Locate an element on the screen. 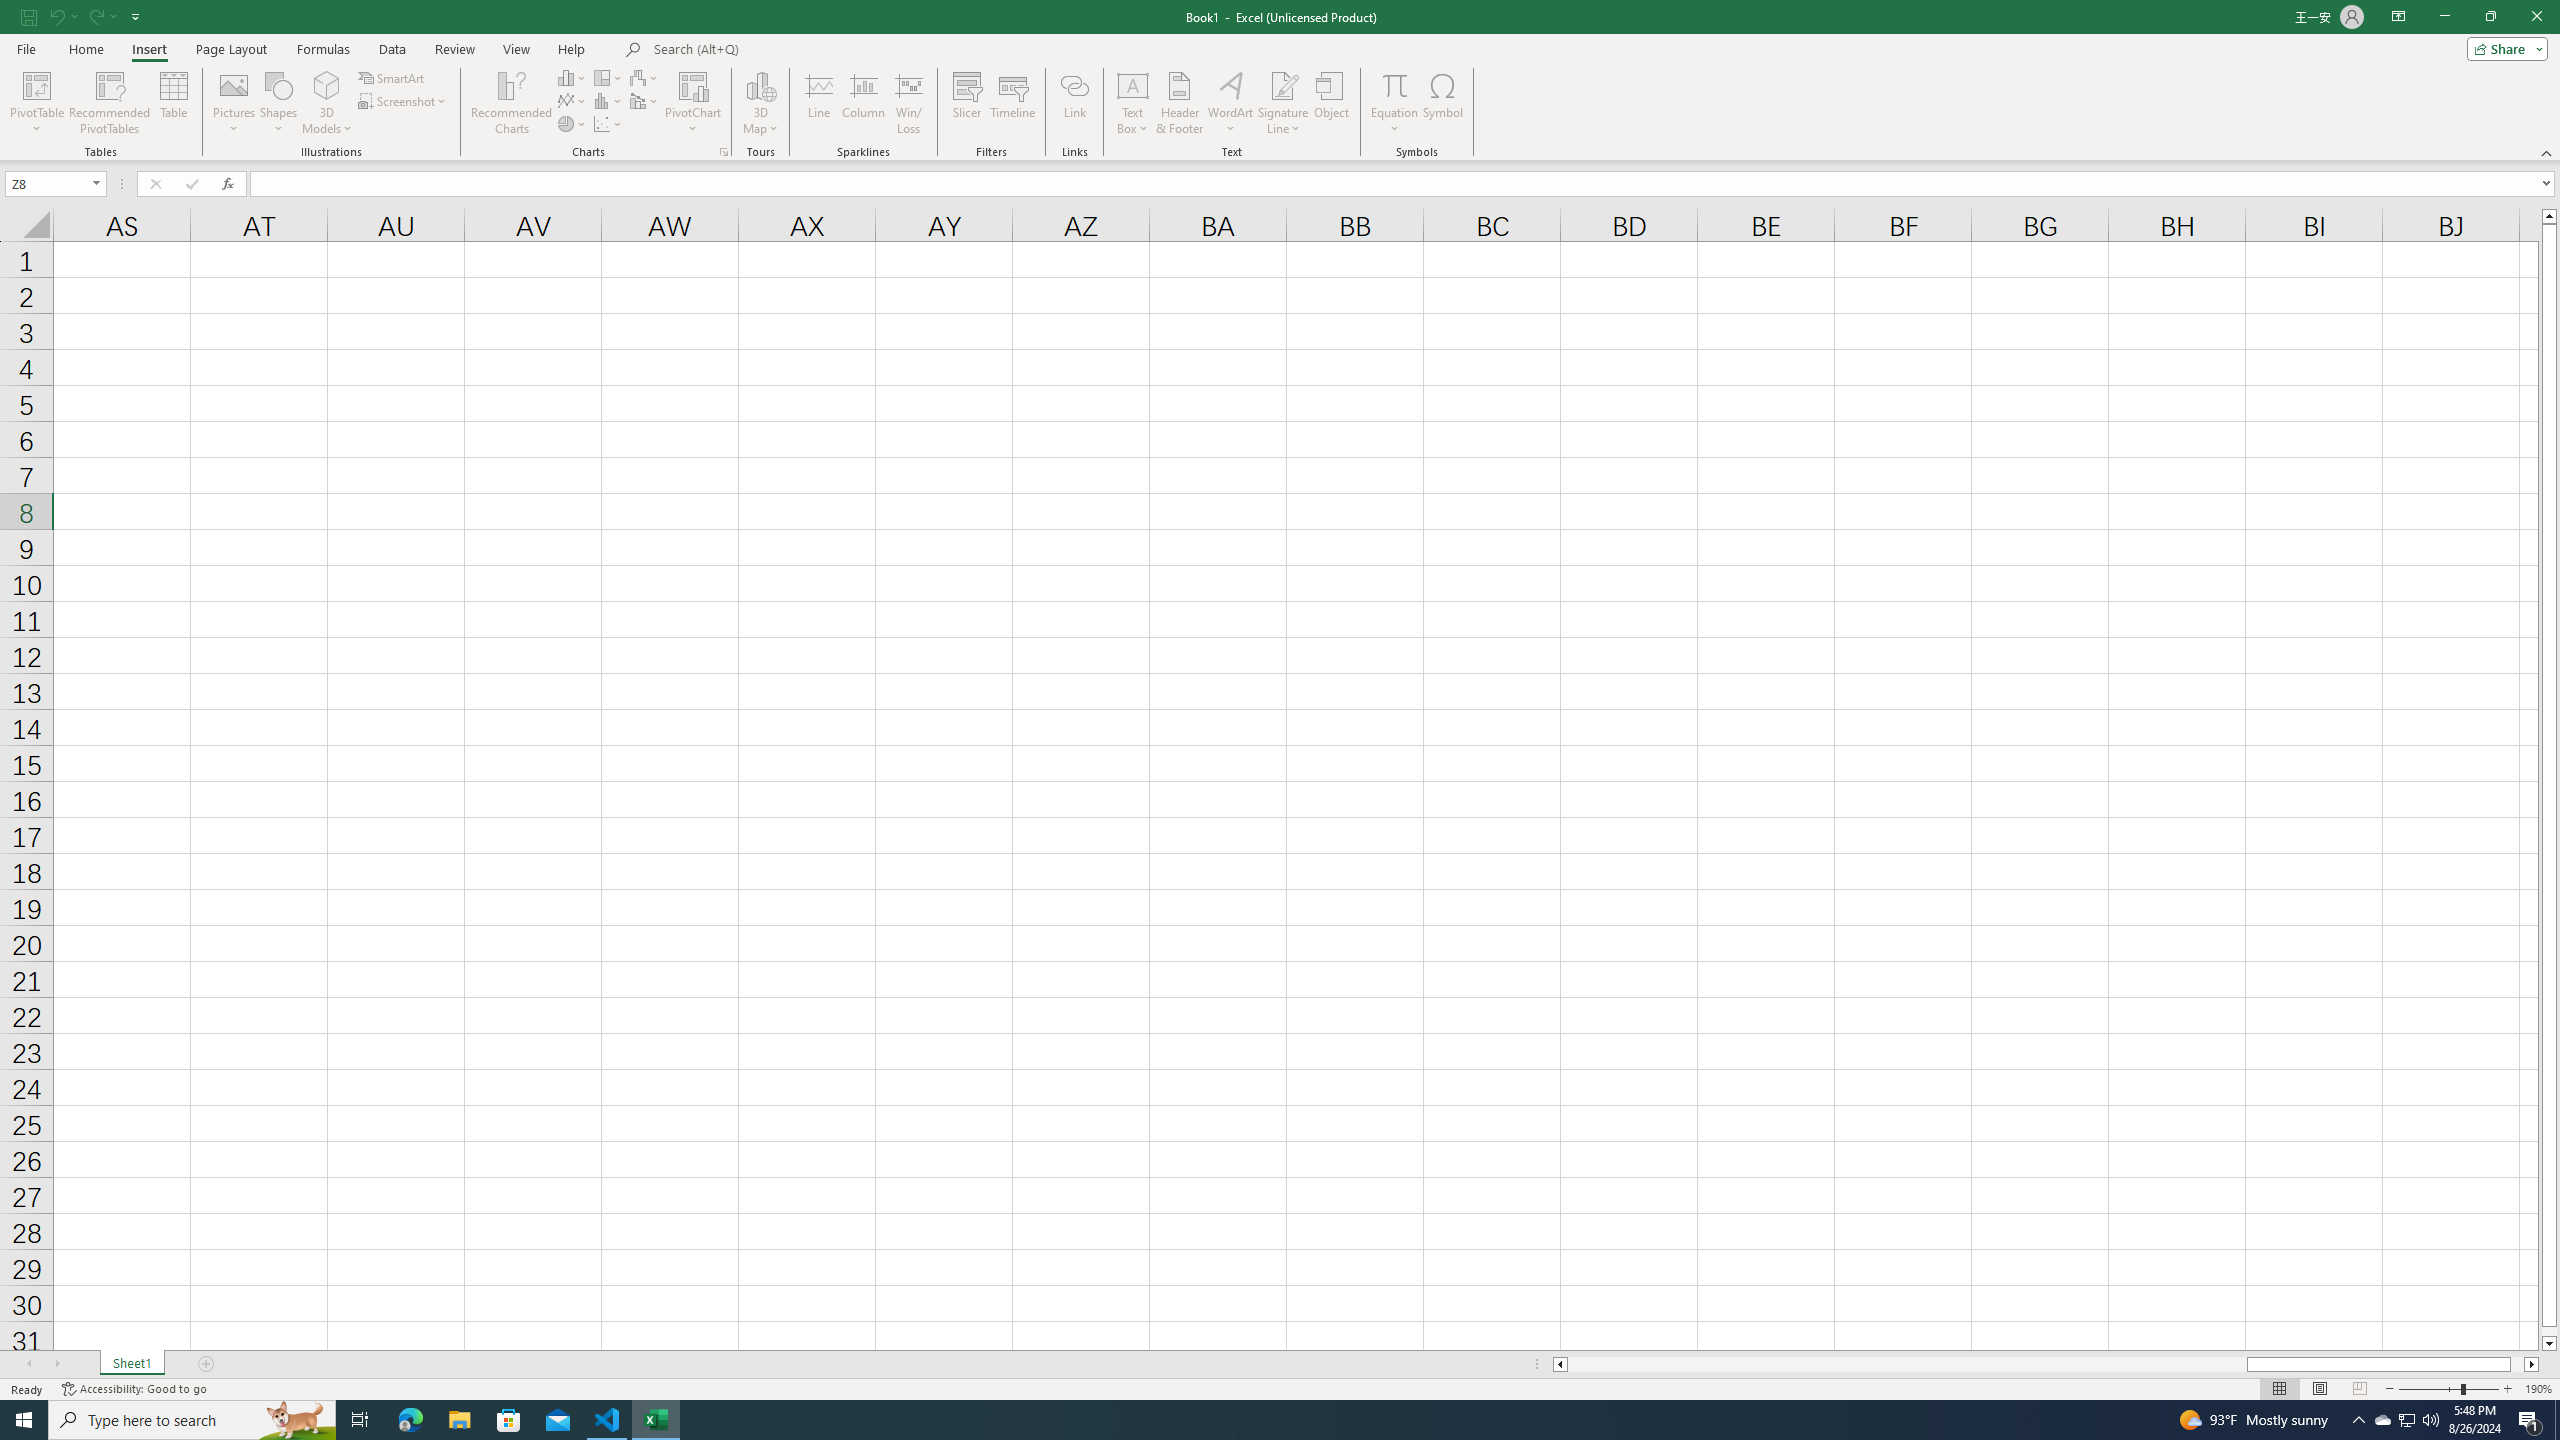 The image size is (2560, 1440). 'Column' is located at coordinates (864, 103).